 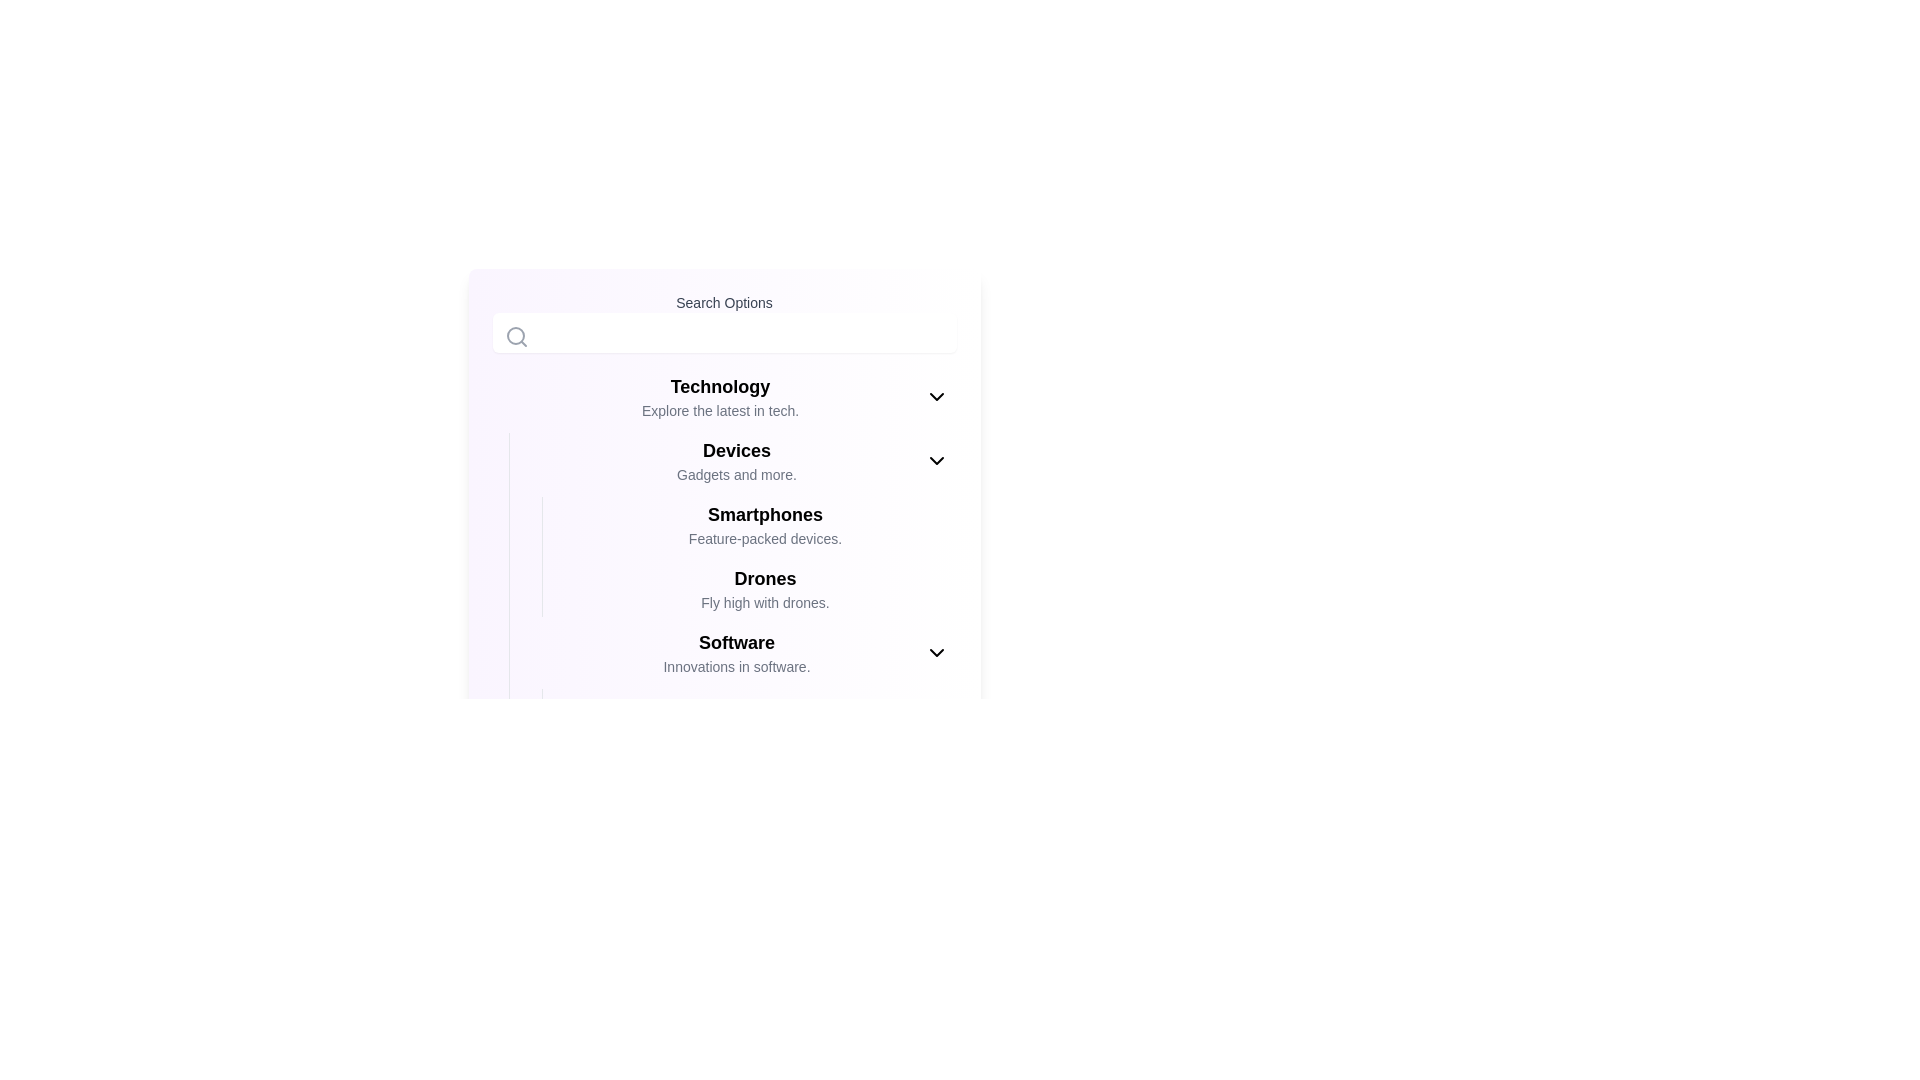 What do you see at coordinates (739, 523) in the screenshot?
I see `the list item labeled 'Smartphones' which includes the description 'Feature-packed devices.' This item is the second sub-item under the 'Devices' category` at bounding box center [739, 523].